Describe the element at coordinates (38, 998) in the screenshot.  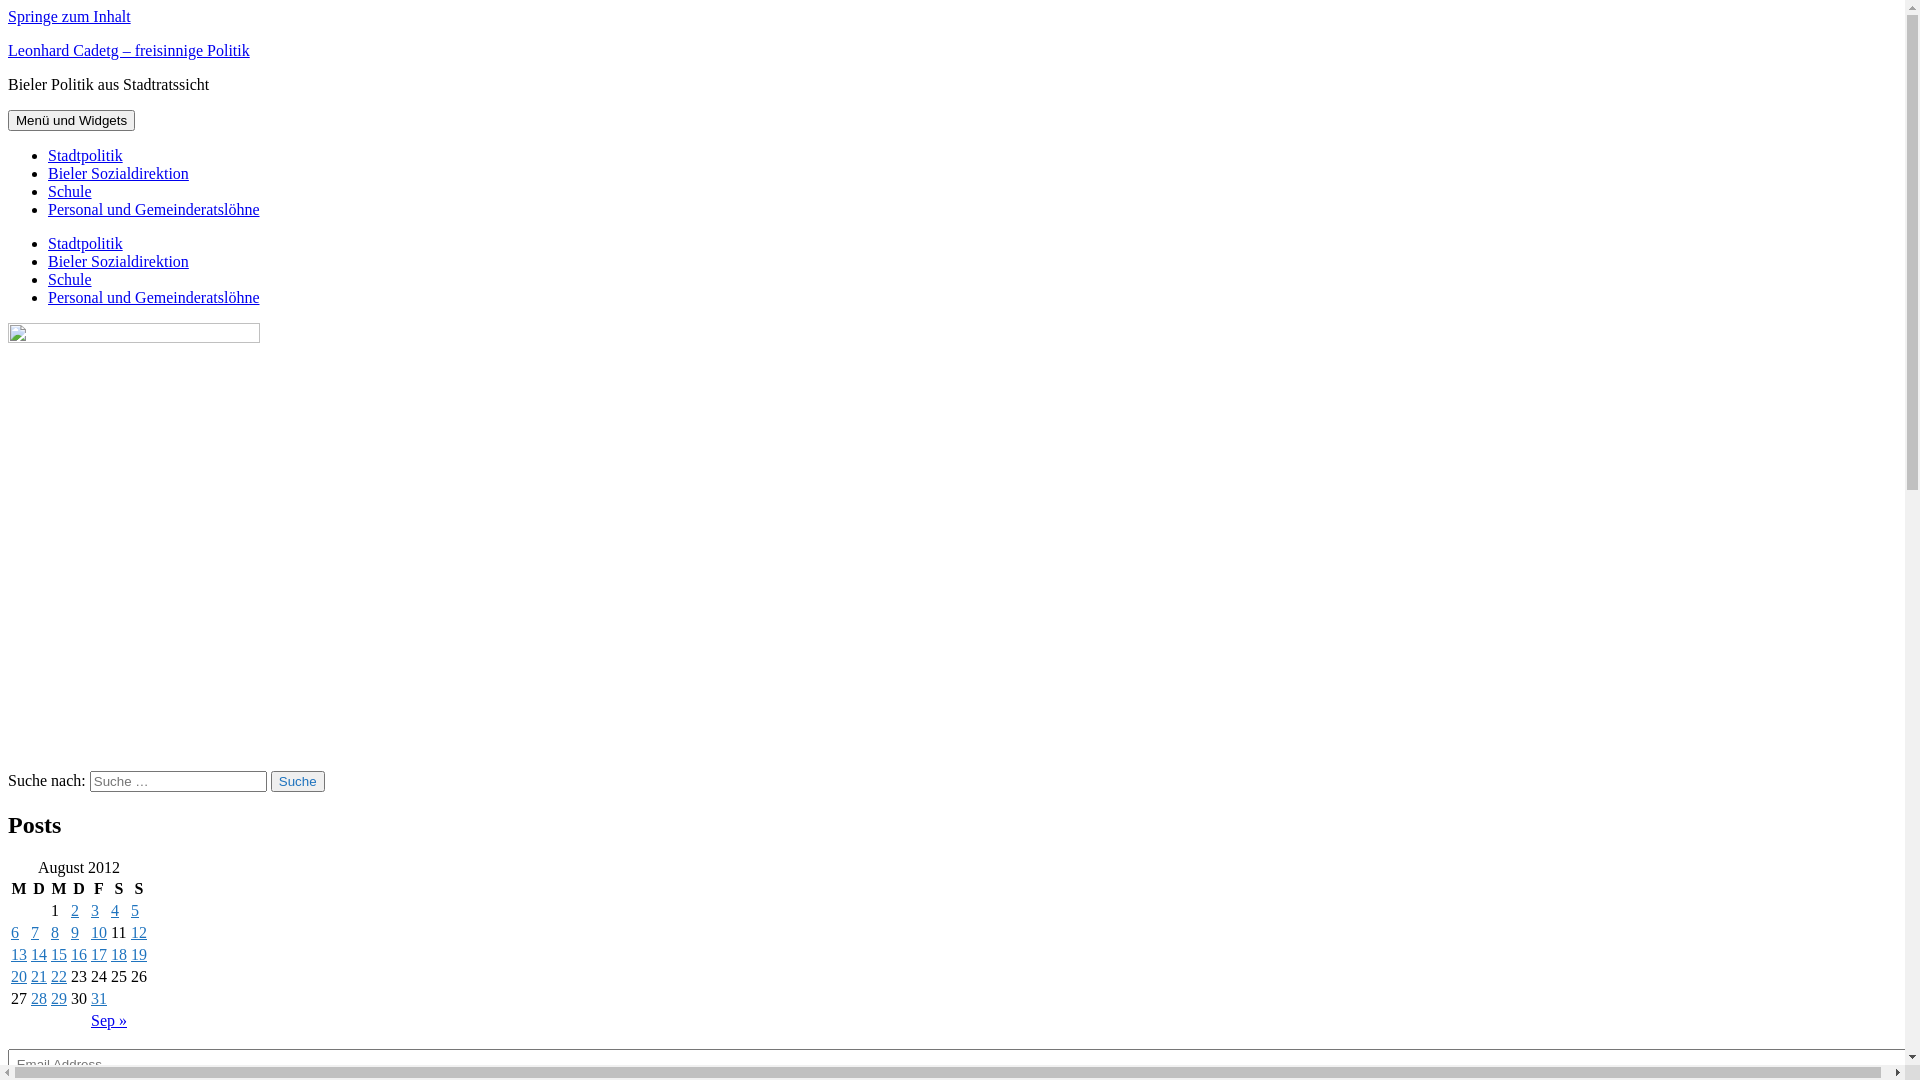
I see `'28'` at that location.